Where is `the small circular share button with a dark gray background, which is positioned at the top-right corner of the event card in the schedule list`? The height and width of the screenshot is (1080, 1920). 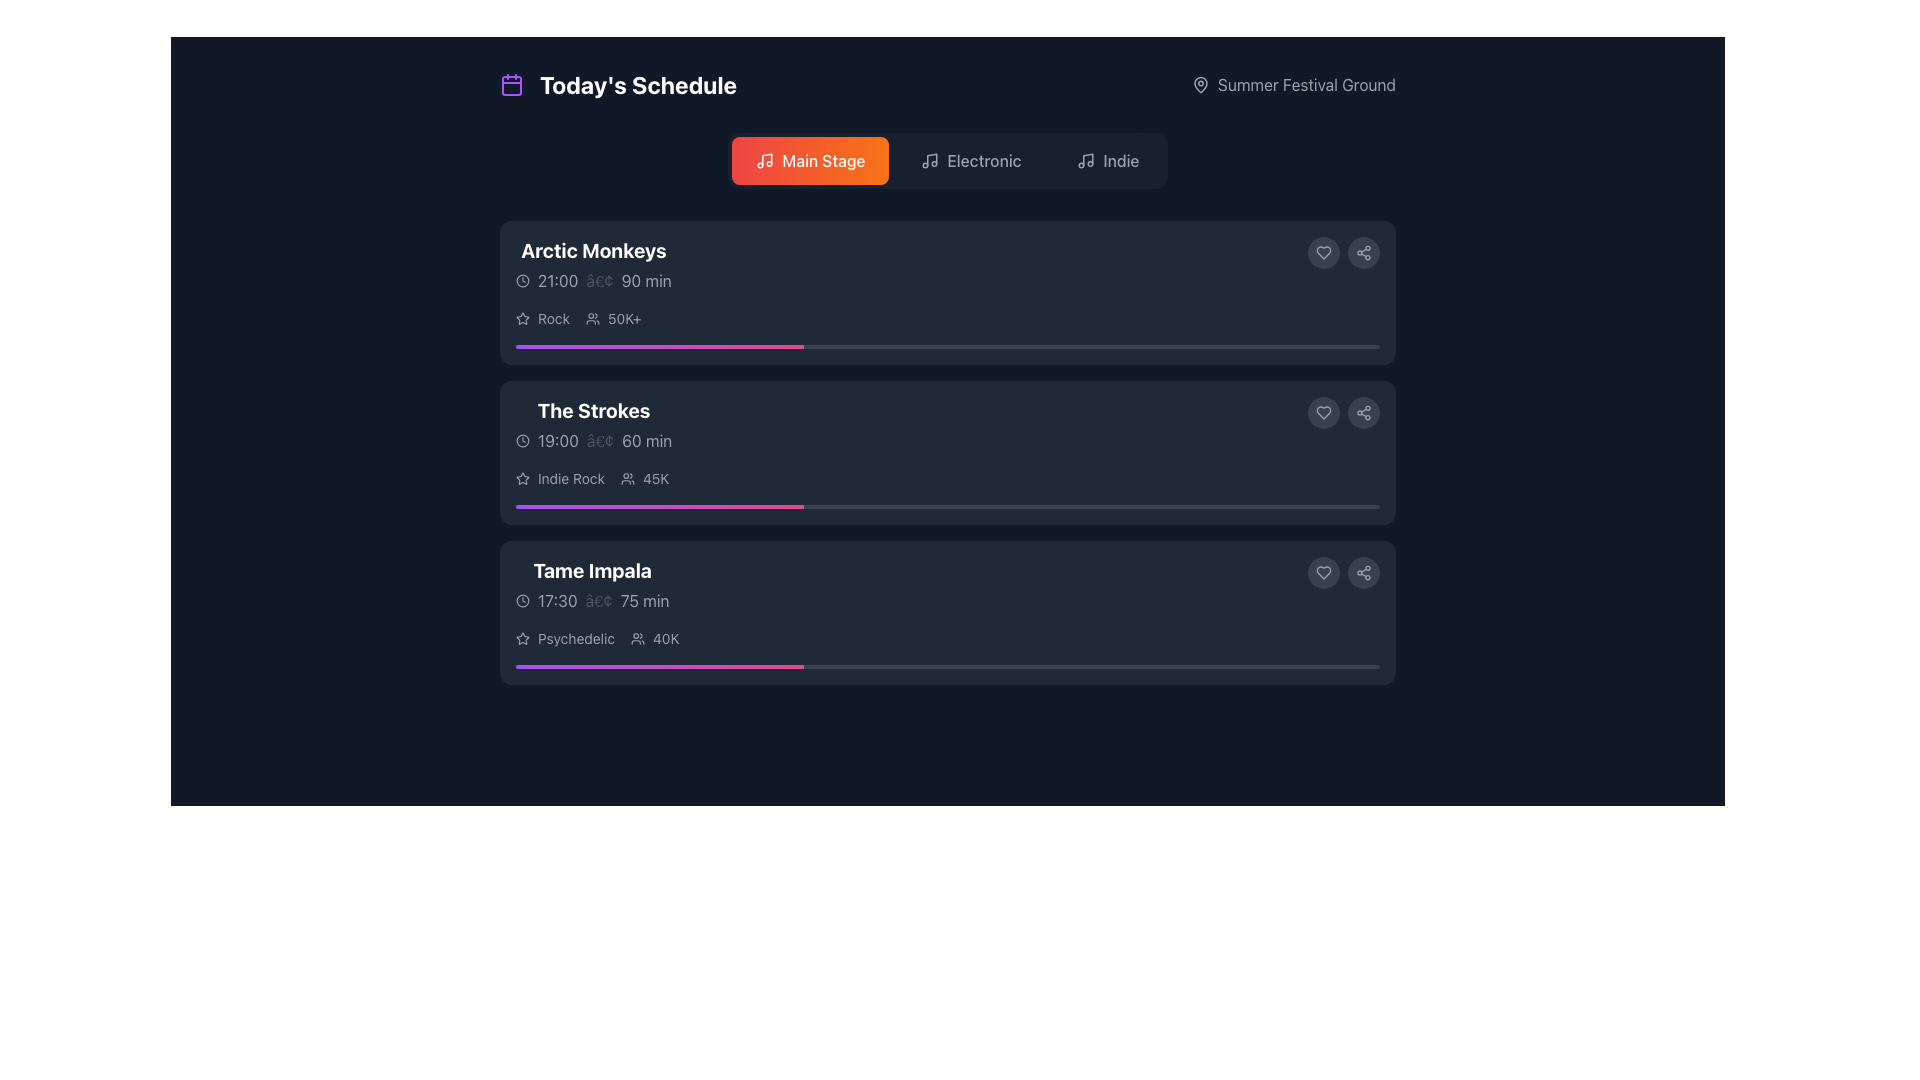 the small circular share button with a dark gray background, which is positioned at the top-right corner of the event card in the schedule list is located at coordinates (1362, 252).